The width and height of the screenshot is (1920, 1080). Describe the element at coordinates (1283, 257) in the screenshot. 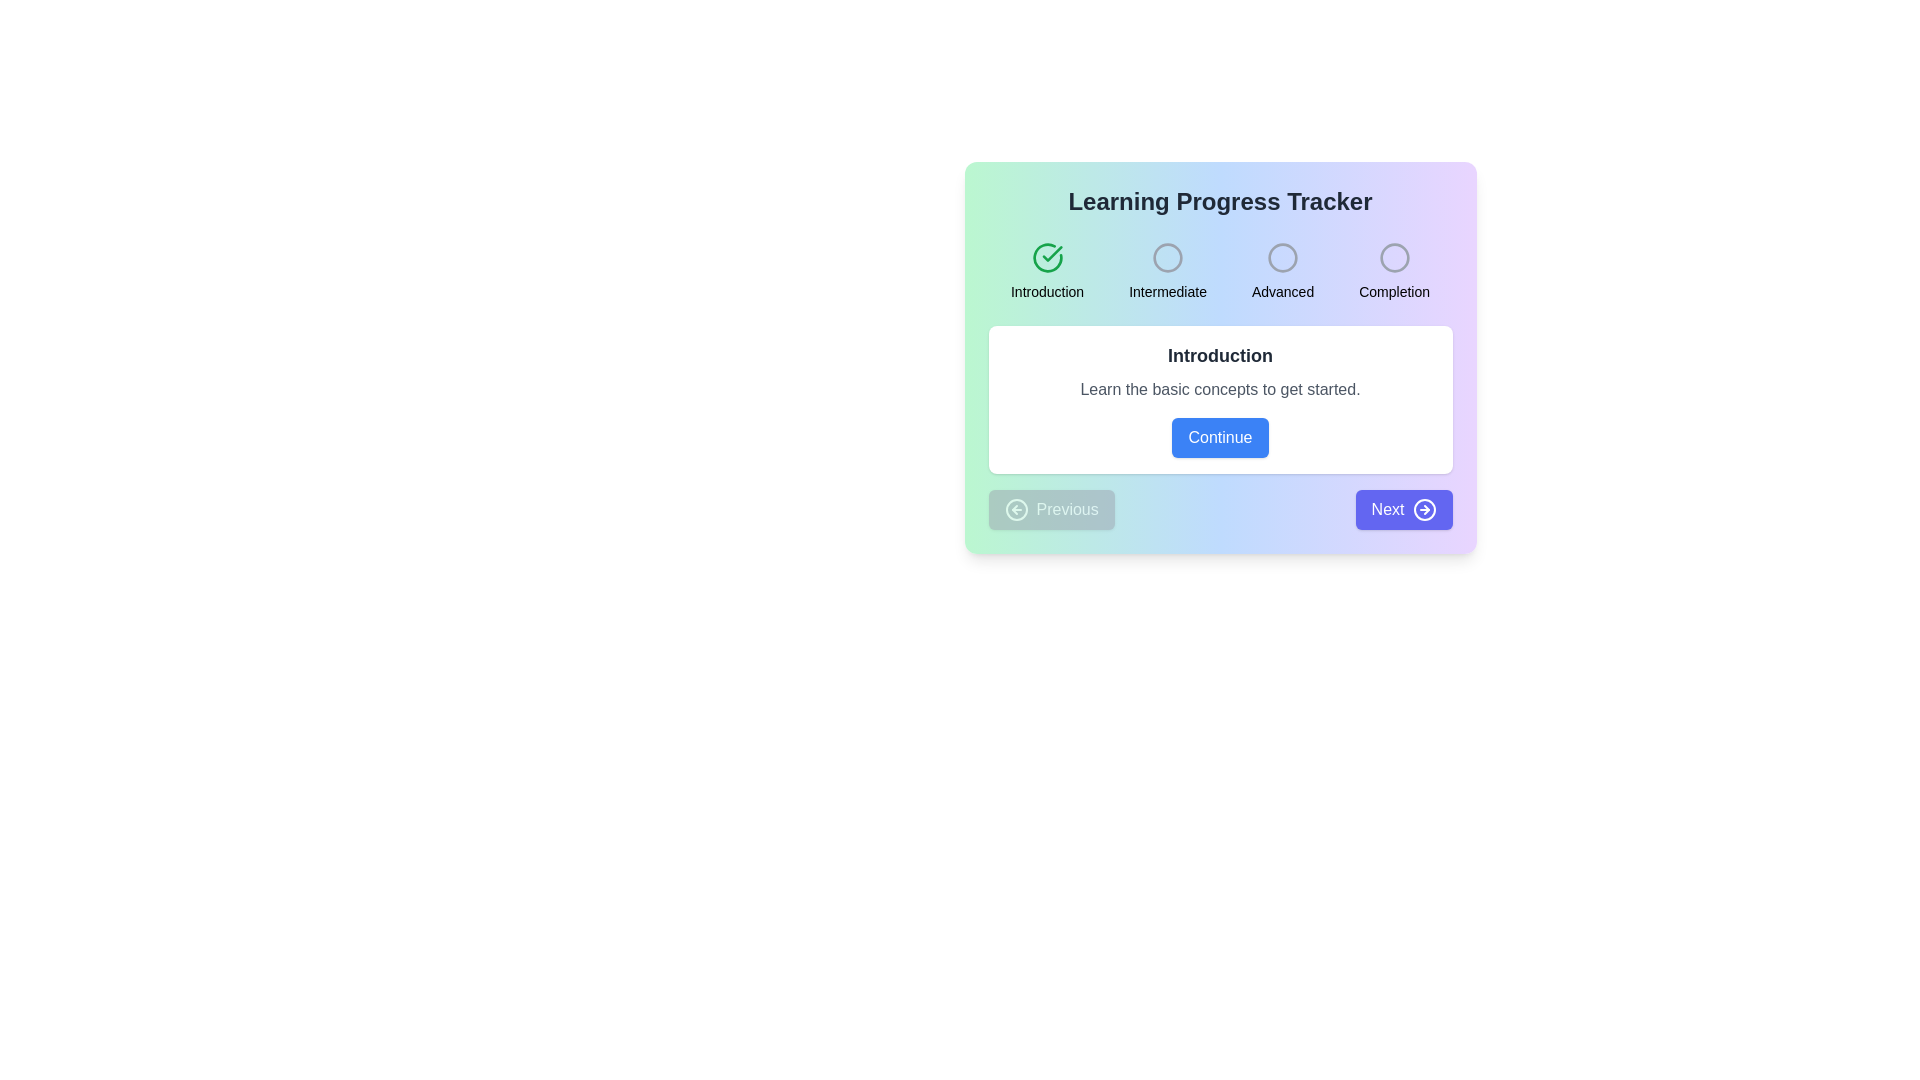

I see `the 'Advanced' stage icon in the progress tracker, which is the third icon in a sequence of four, located above the 'Advanced' label and to the right of 'Intermediate'` at that location.